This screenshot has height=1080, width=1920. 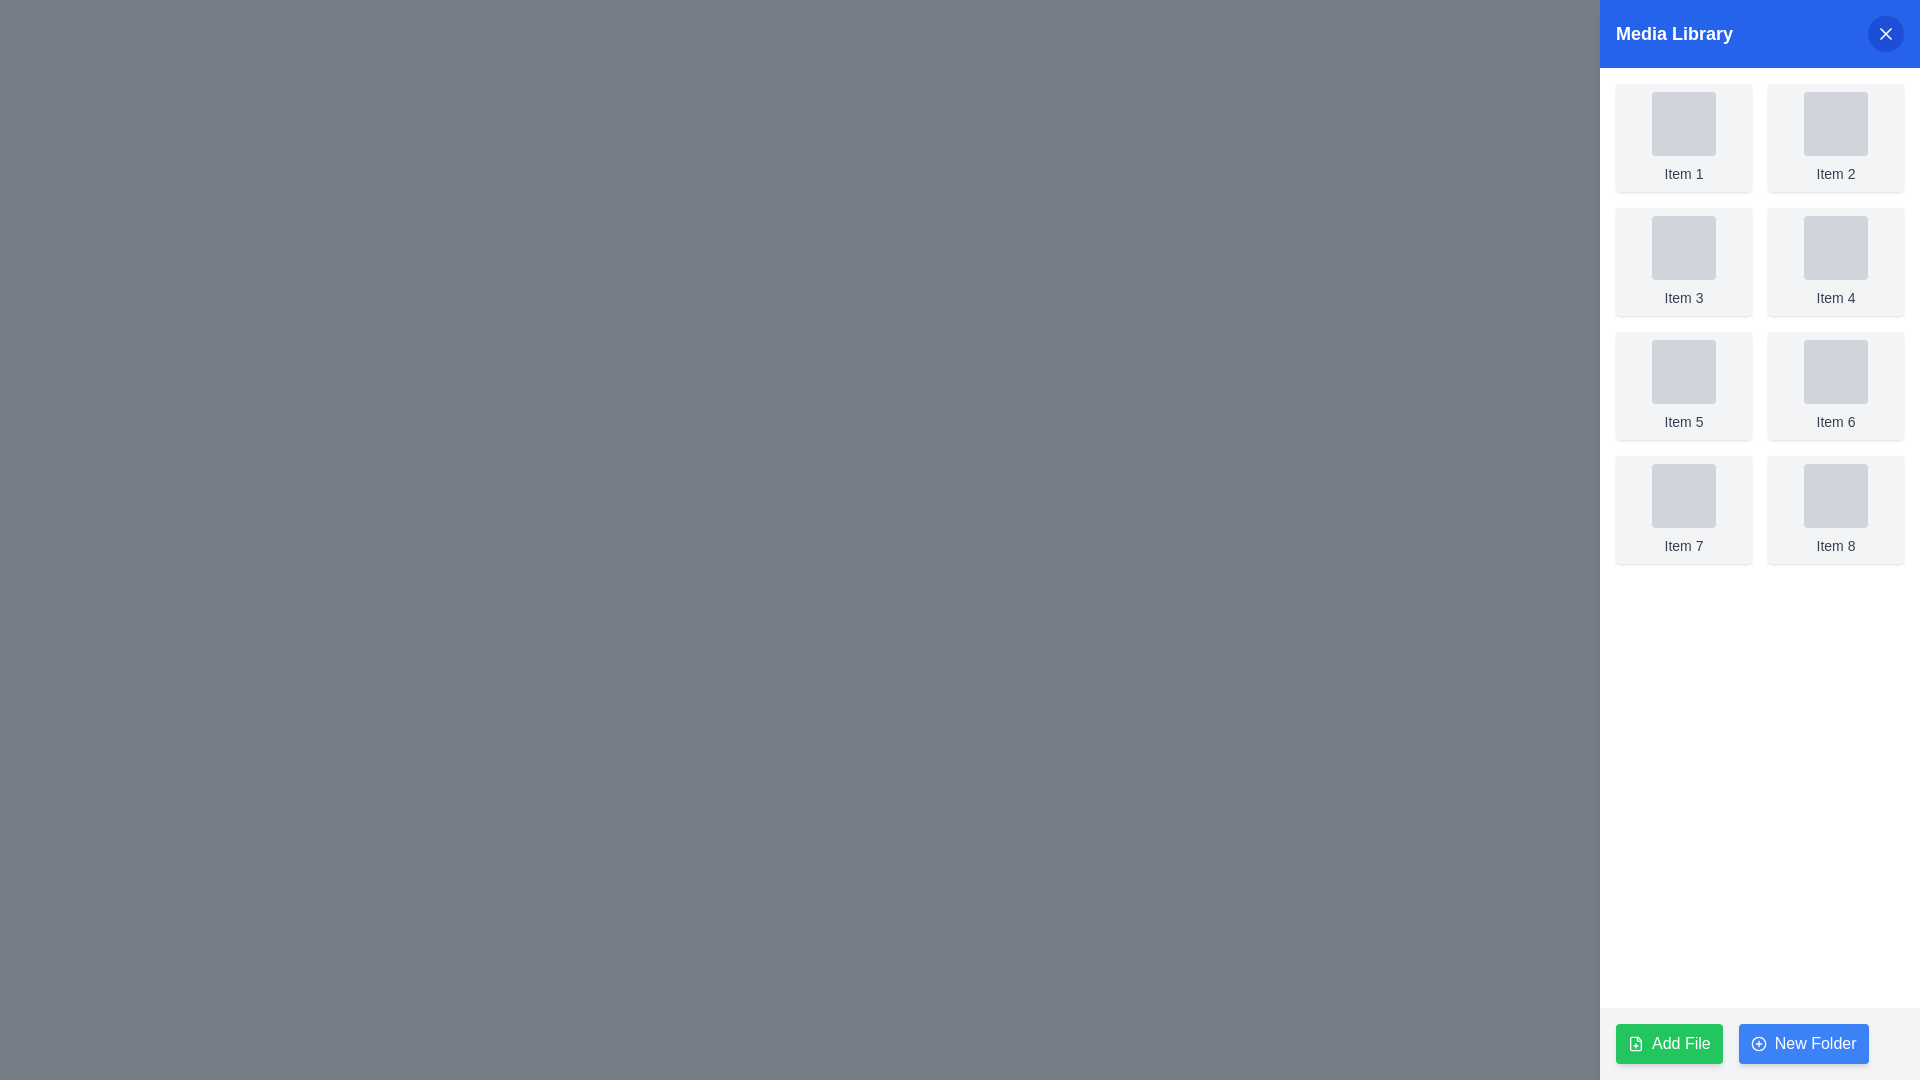 I want to click on the rectangular 'New Folder' button with a blue background and white text, so click(x=1803, y=1043).